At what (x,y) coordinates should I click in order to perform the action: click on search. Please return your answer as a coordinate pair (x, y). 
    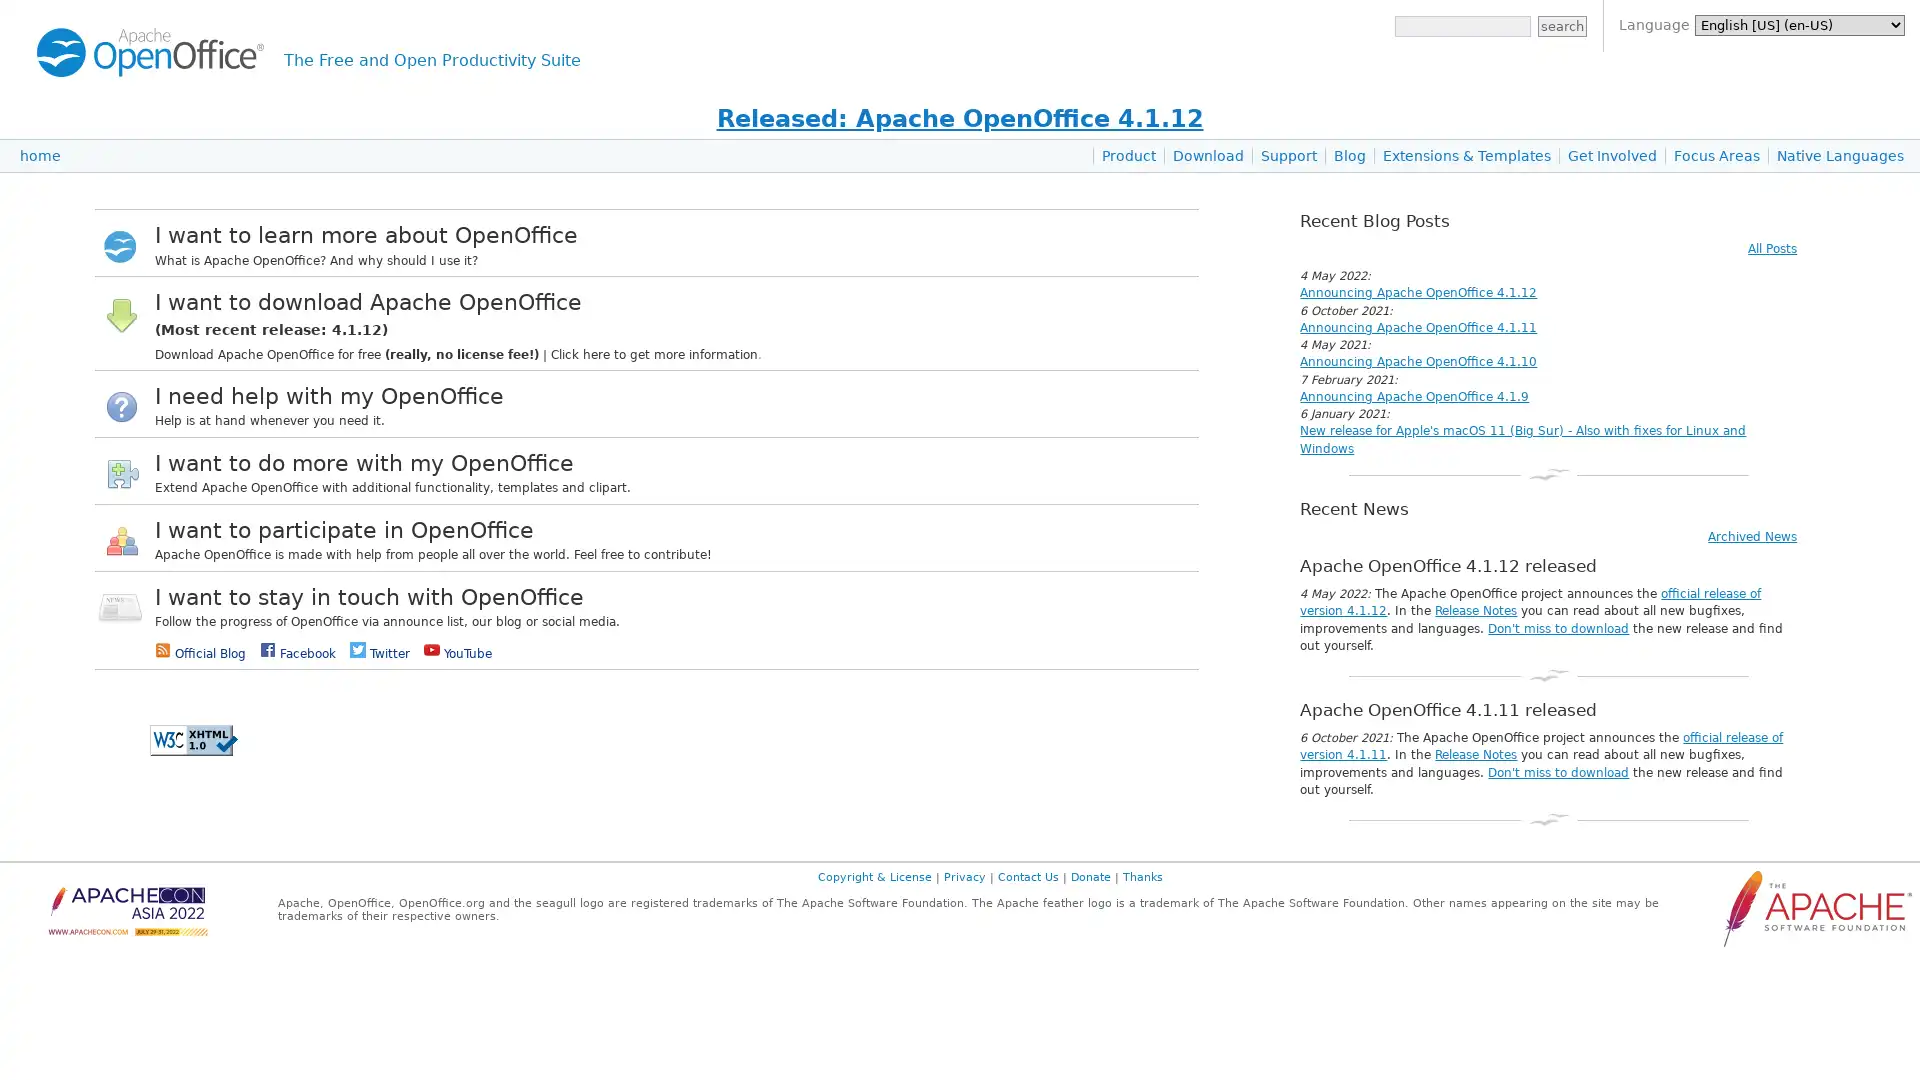
    Looking at the image, I should click on (1561, 26).